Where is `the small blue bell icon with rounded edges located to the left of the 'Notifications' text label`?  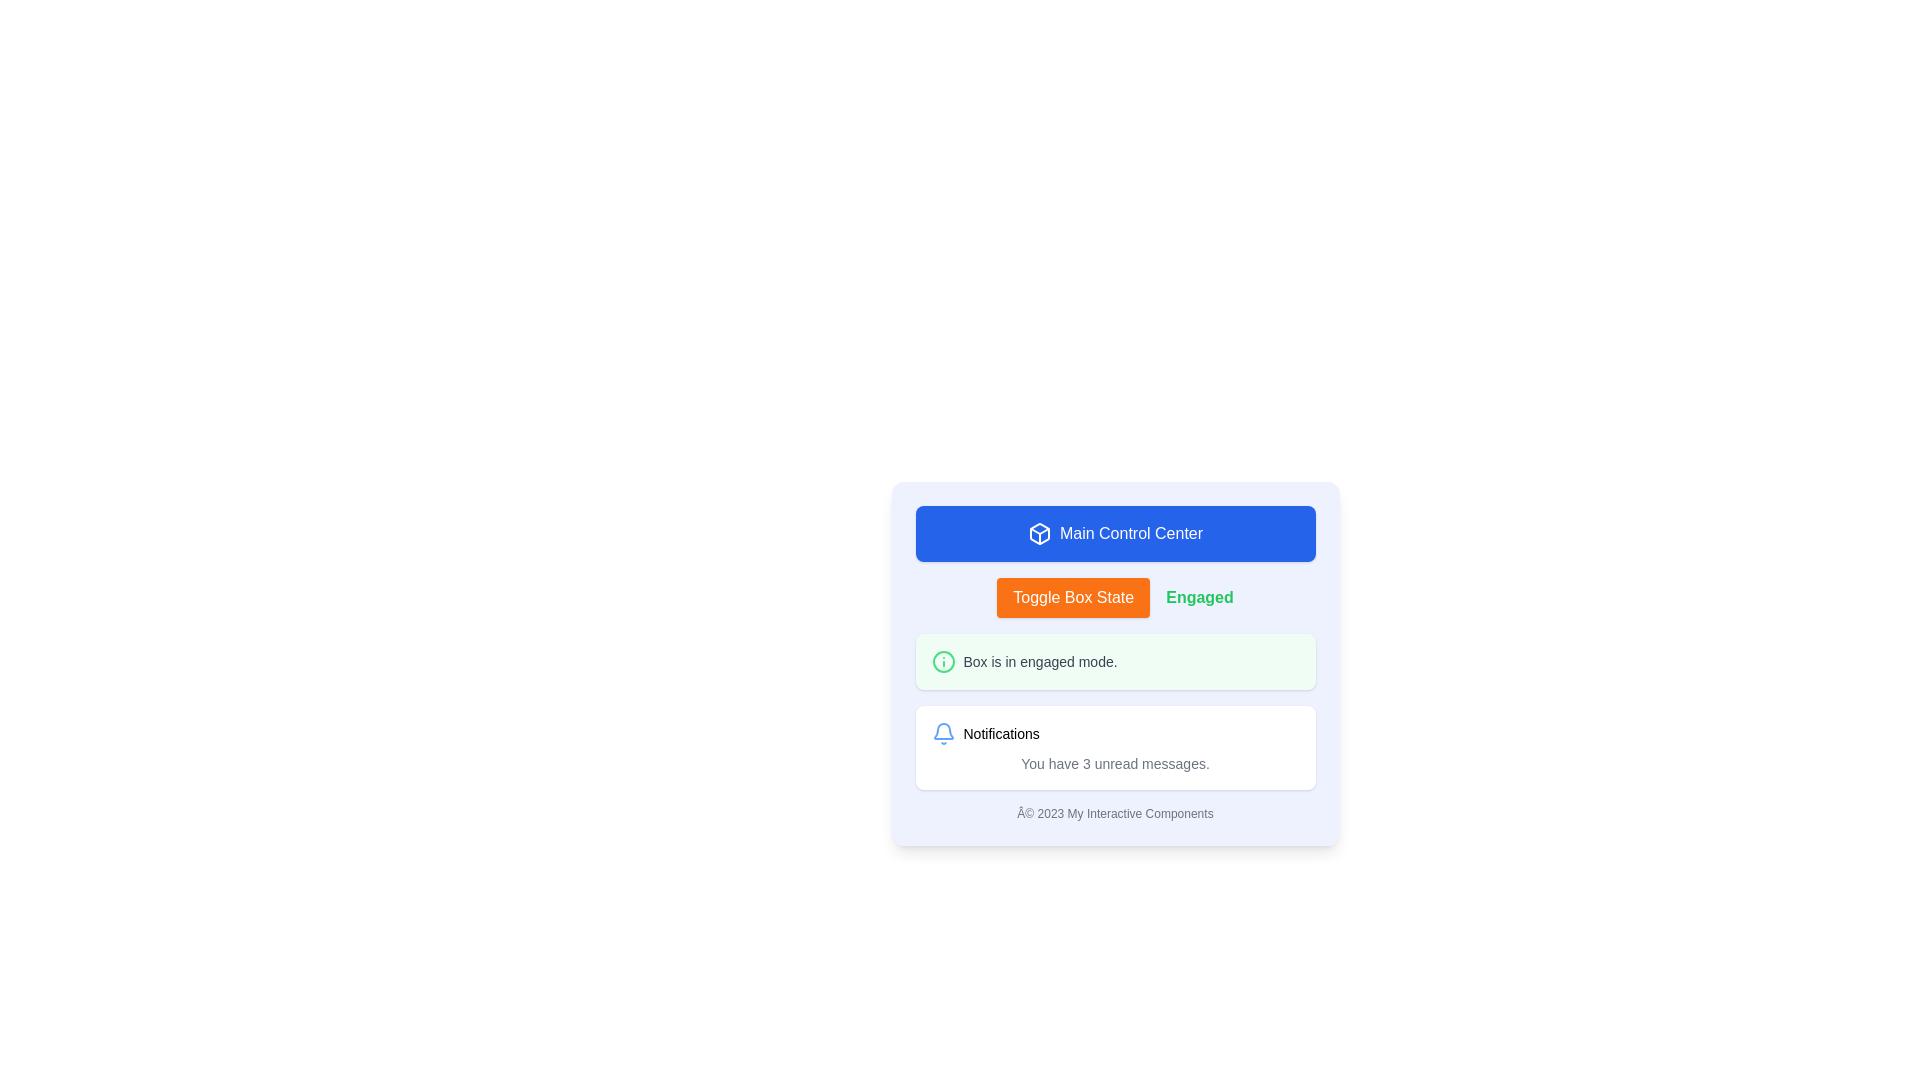 the small blue bell icon with rounded edges located to the left of the 'Notifications' text label is located at coordinates (942, 733).